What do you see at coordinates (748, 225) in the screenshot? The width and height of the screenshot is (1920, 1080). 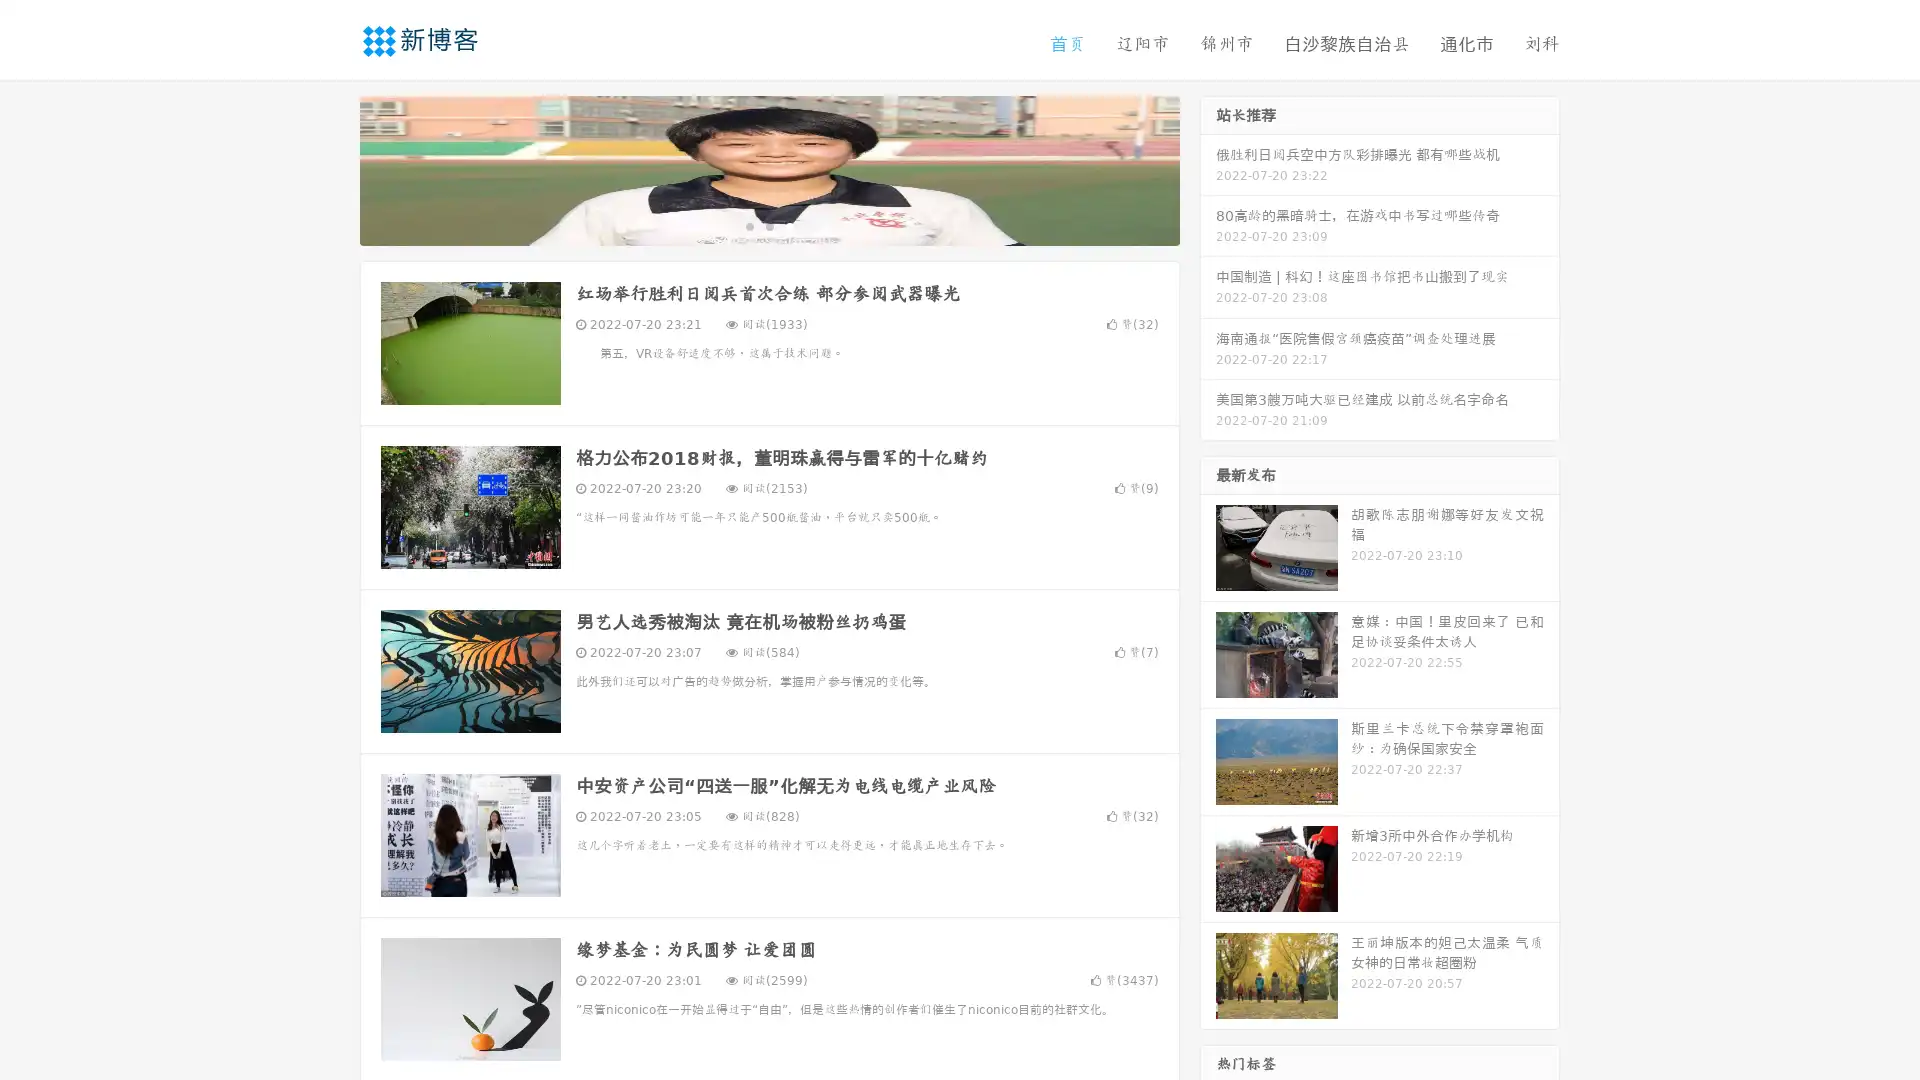 I see `Go to slide 1` at bounding box center [748, 225].